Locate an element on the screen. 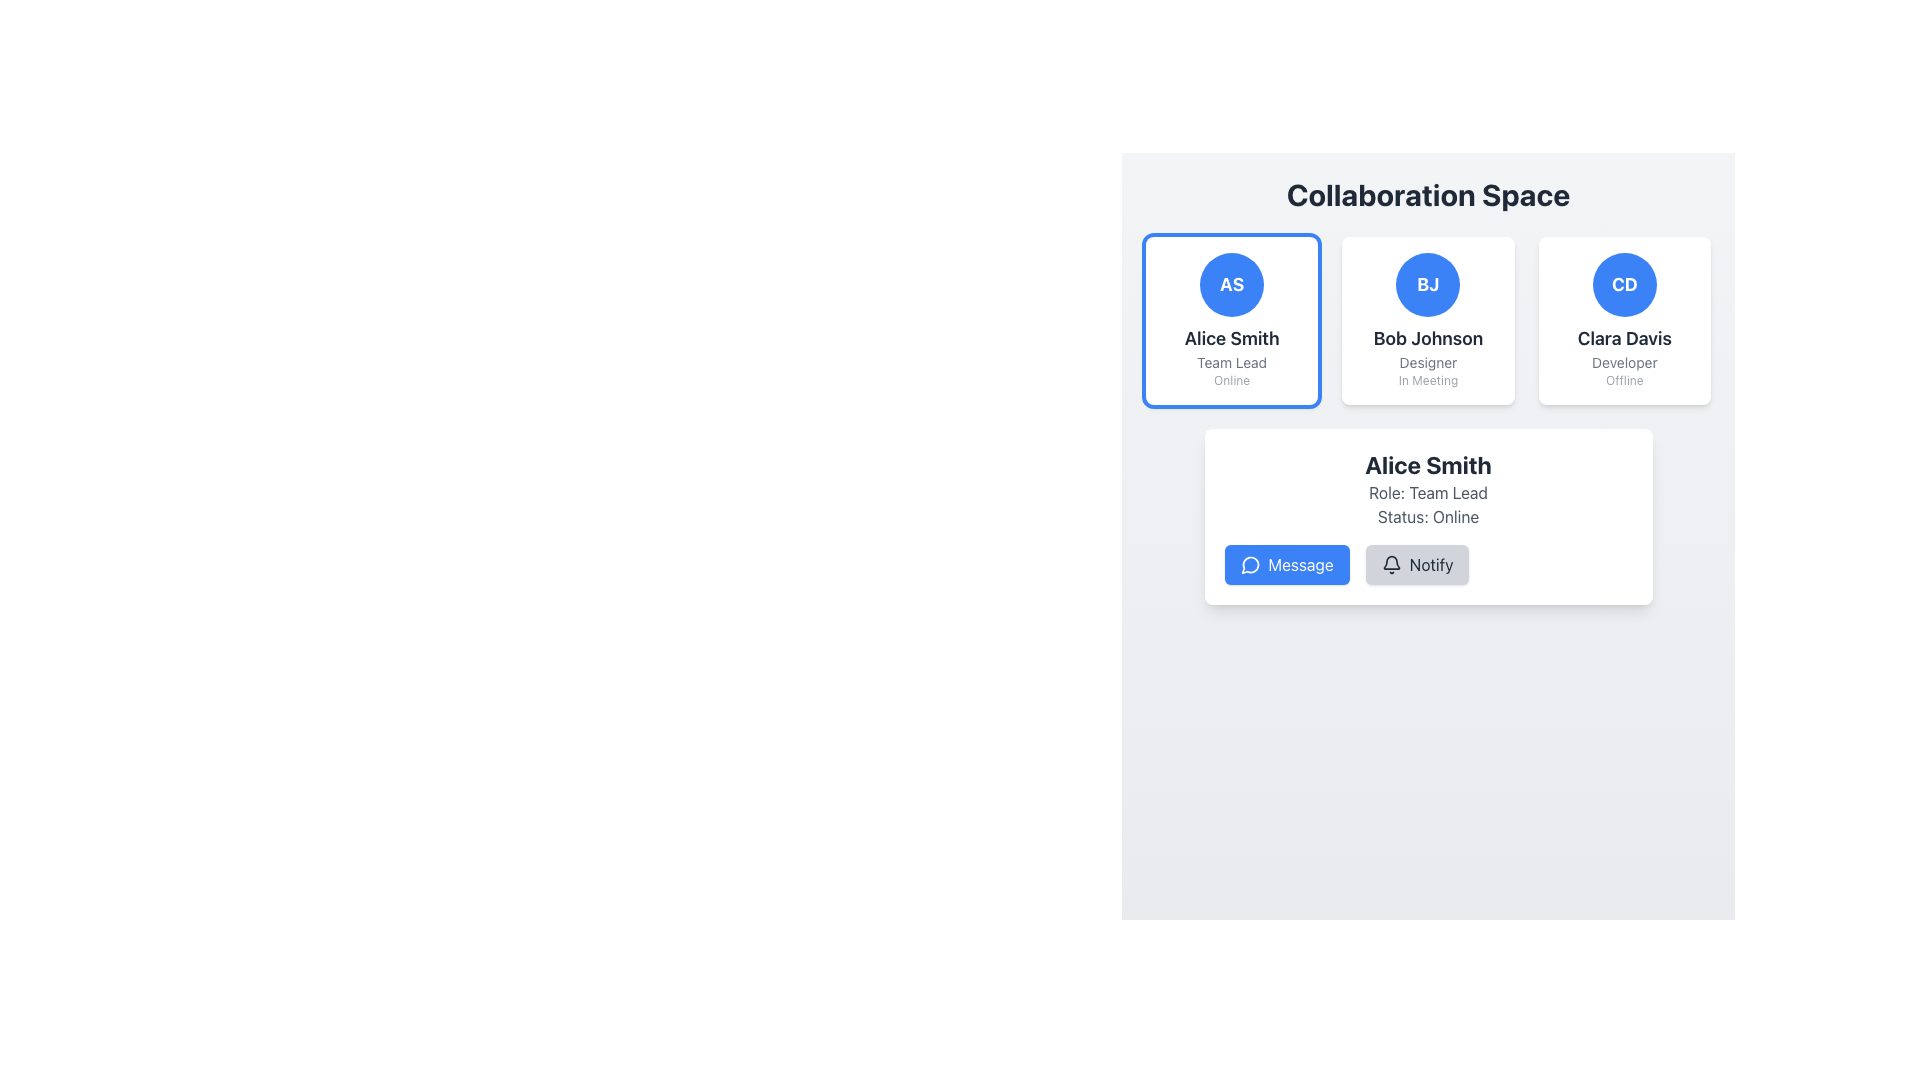 The height and width of the screenshot is (1080, 1920). the messaging icon located to the left of the Message button's label text below the user details section is located at coordinates (1249, 565).